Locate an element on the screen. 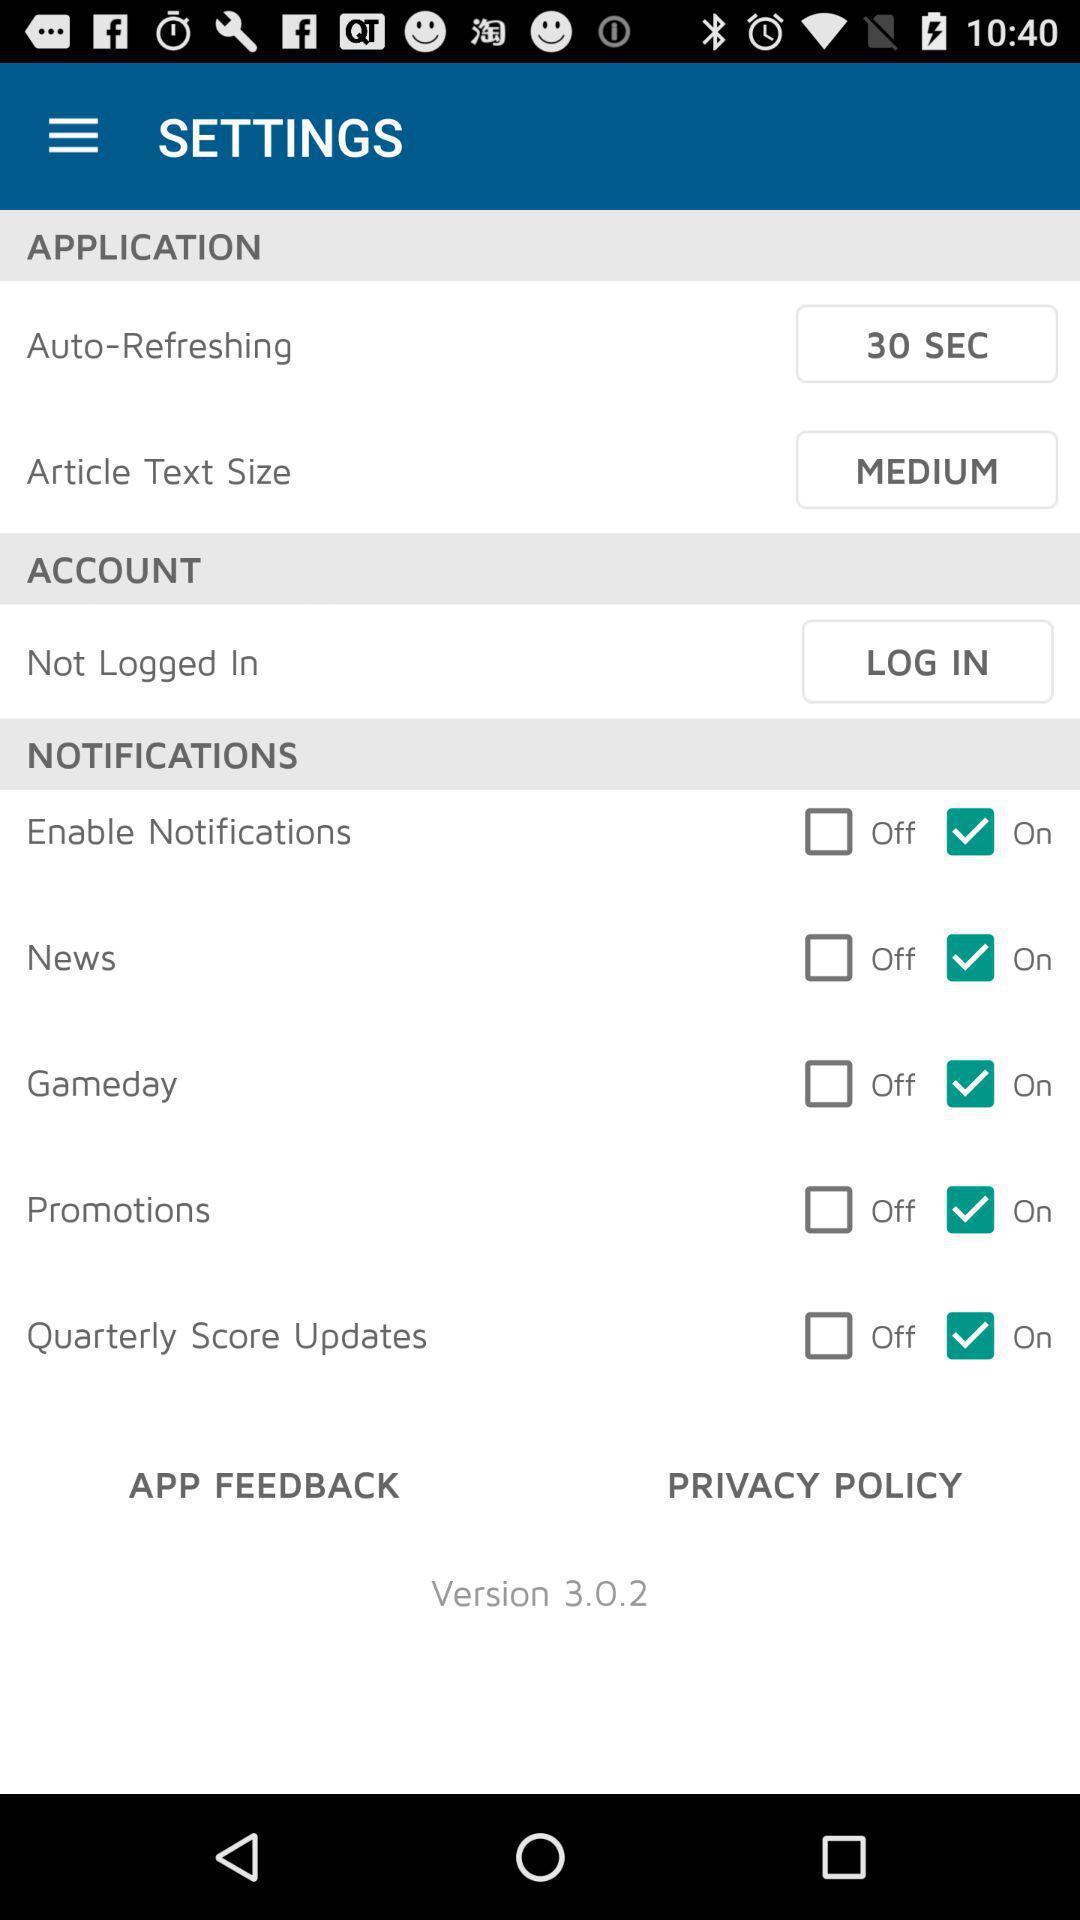 The width and height of the screenshot is (1080, 1920). the item next to the settings icon is located at coordinates (72, 135).